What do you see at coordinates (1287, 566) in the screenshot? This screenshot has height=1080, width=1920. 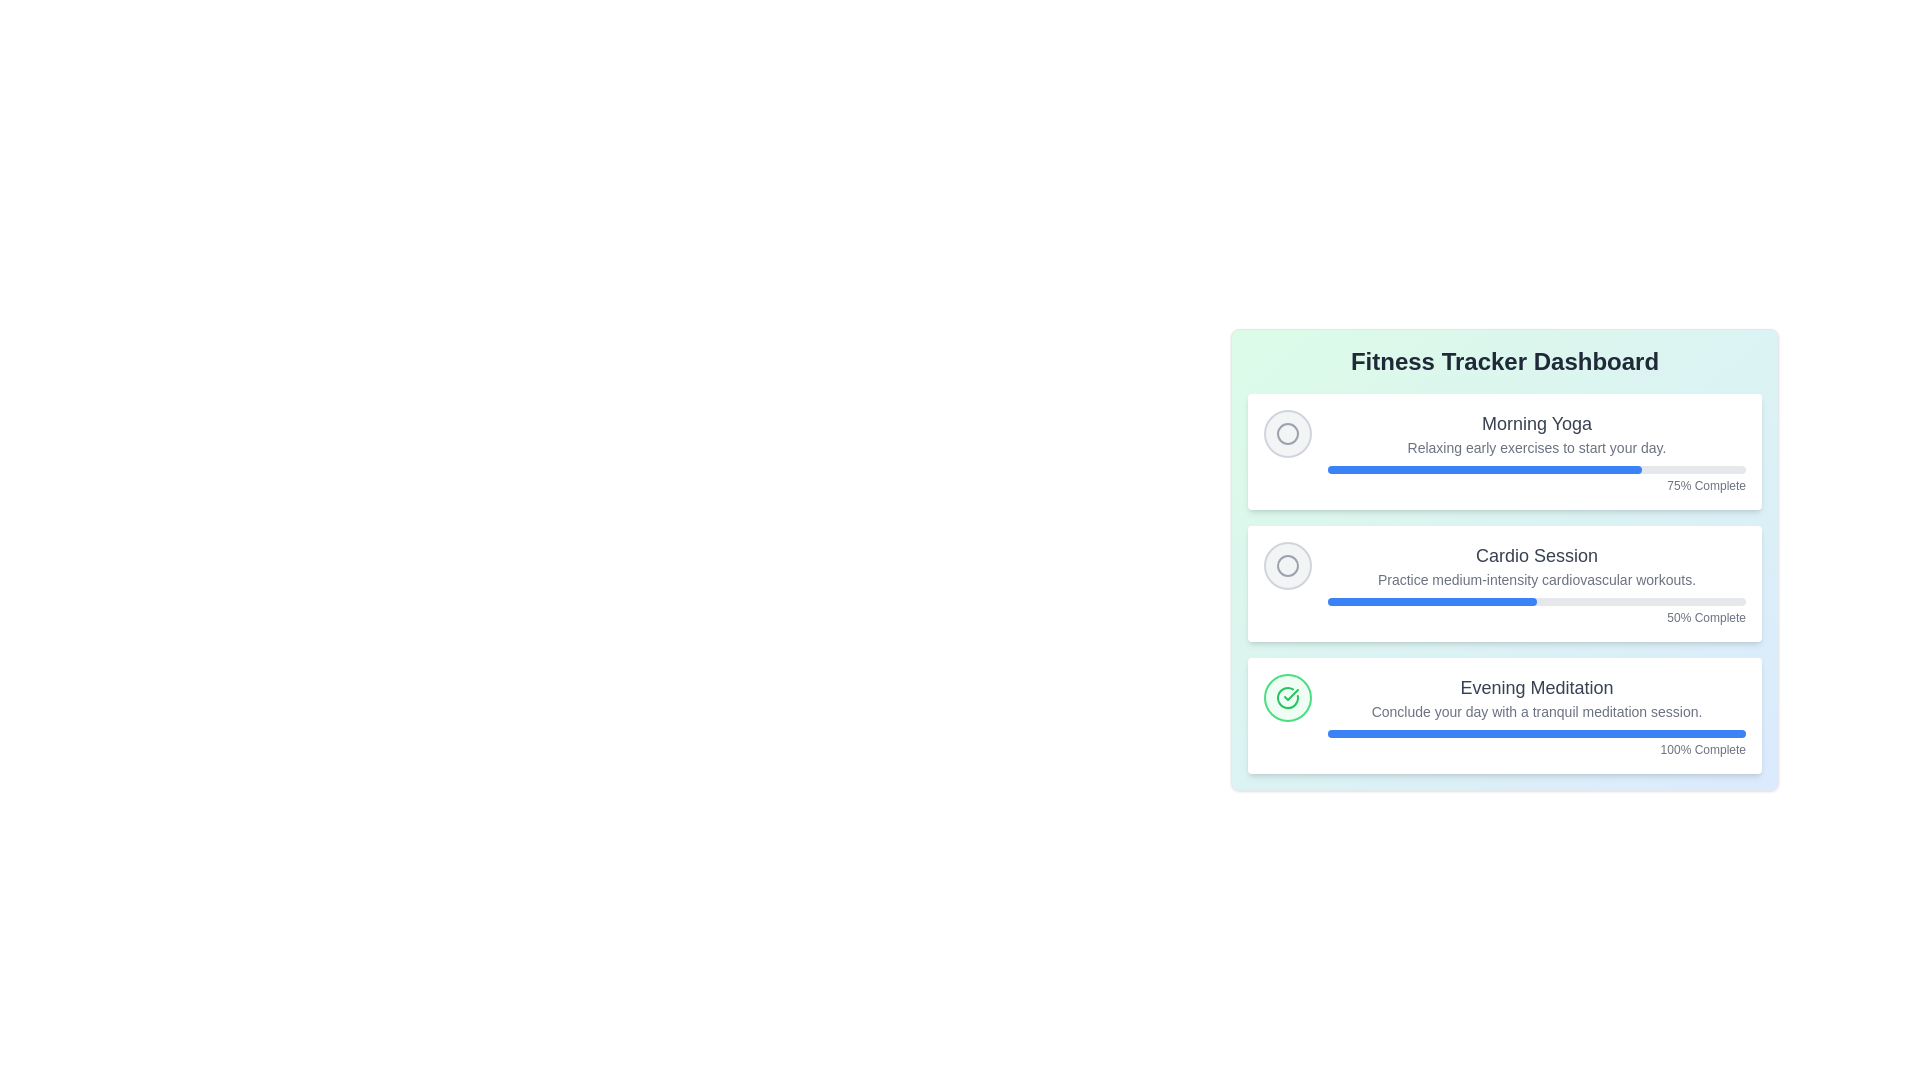 I see `the inner circular dot of the 'Cardio Session' icon on the fitness tracker dashboard interface` at bounding box center [1287, 566].